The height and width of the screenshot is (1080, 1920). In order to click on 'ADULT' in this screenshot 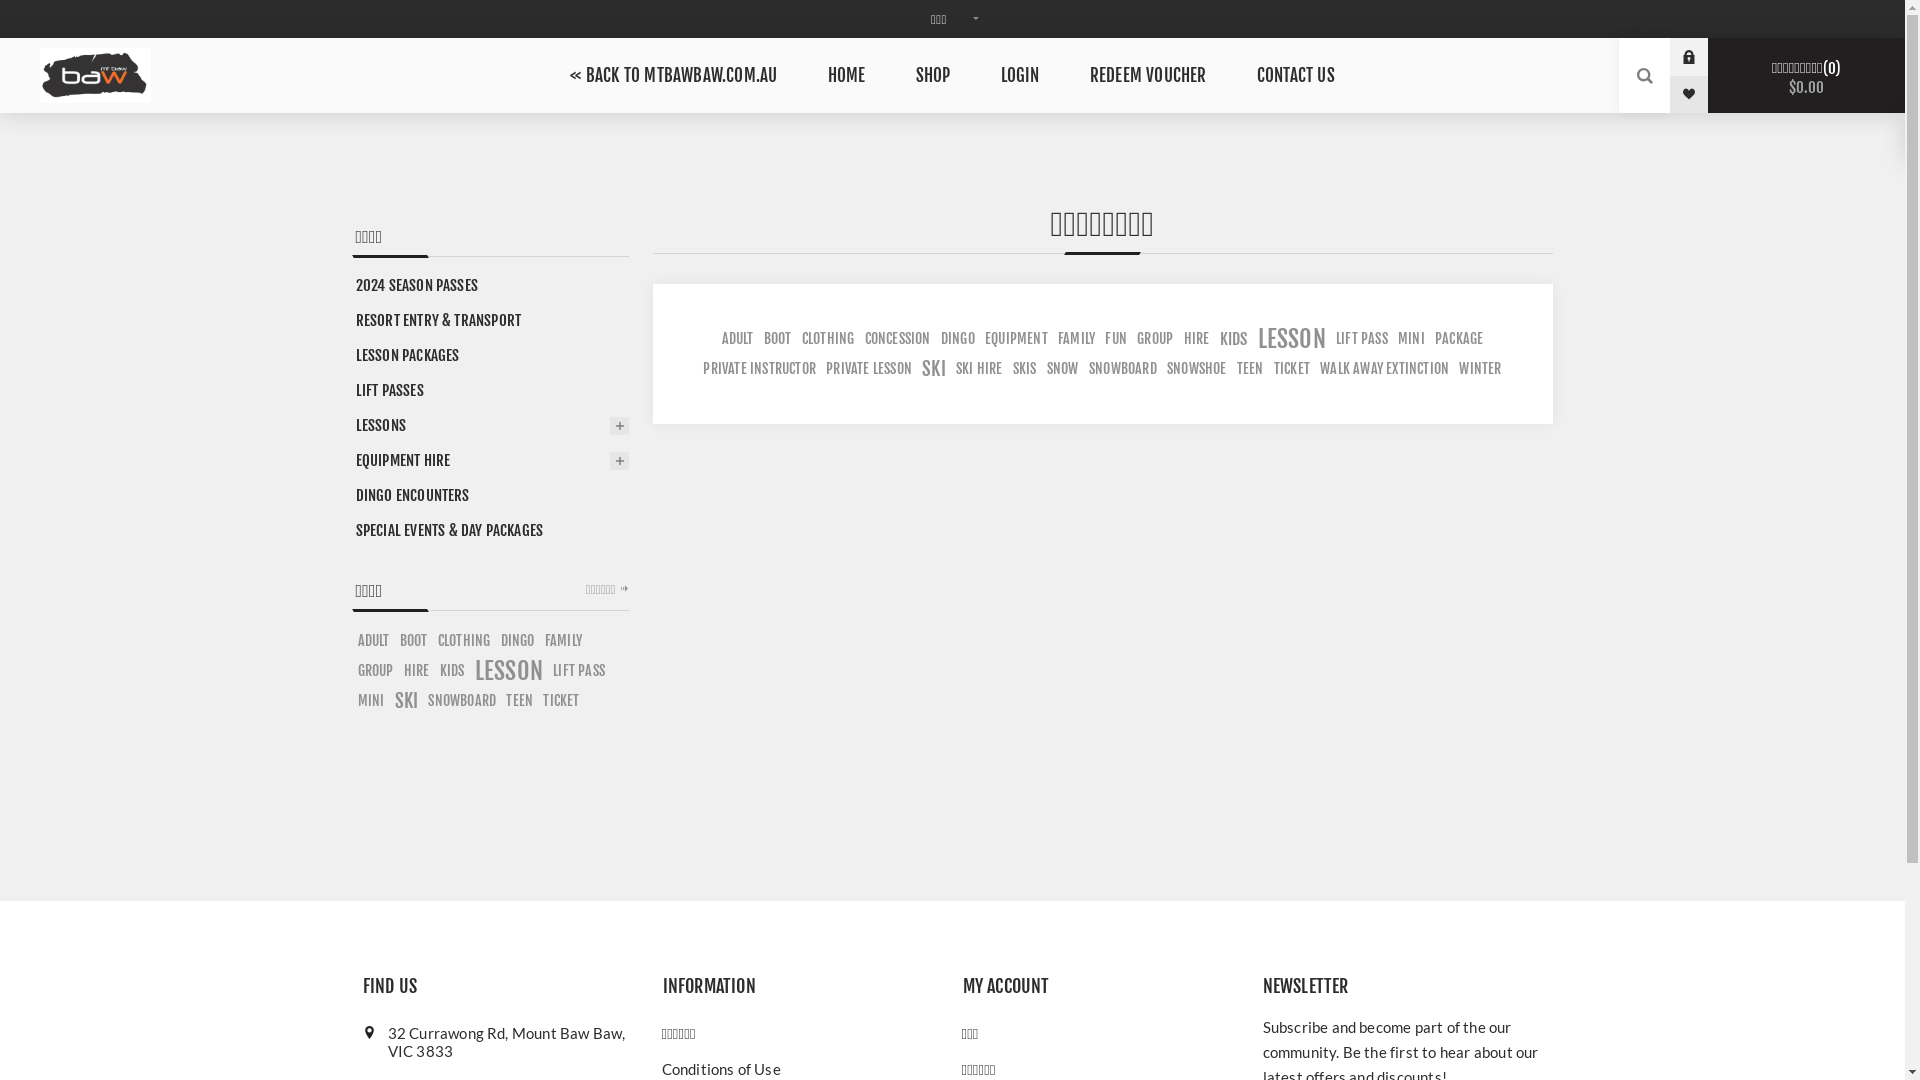, I will do `click(358, 640)`.